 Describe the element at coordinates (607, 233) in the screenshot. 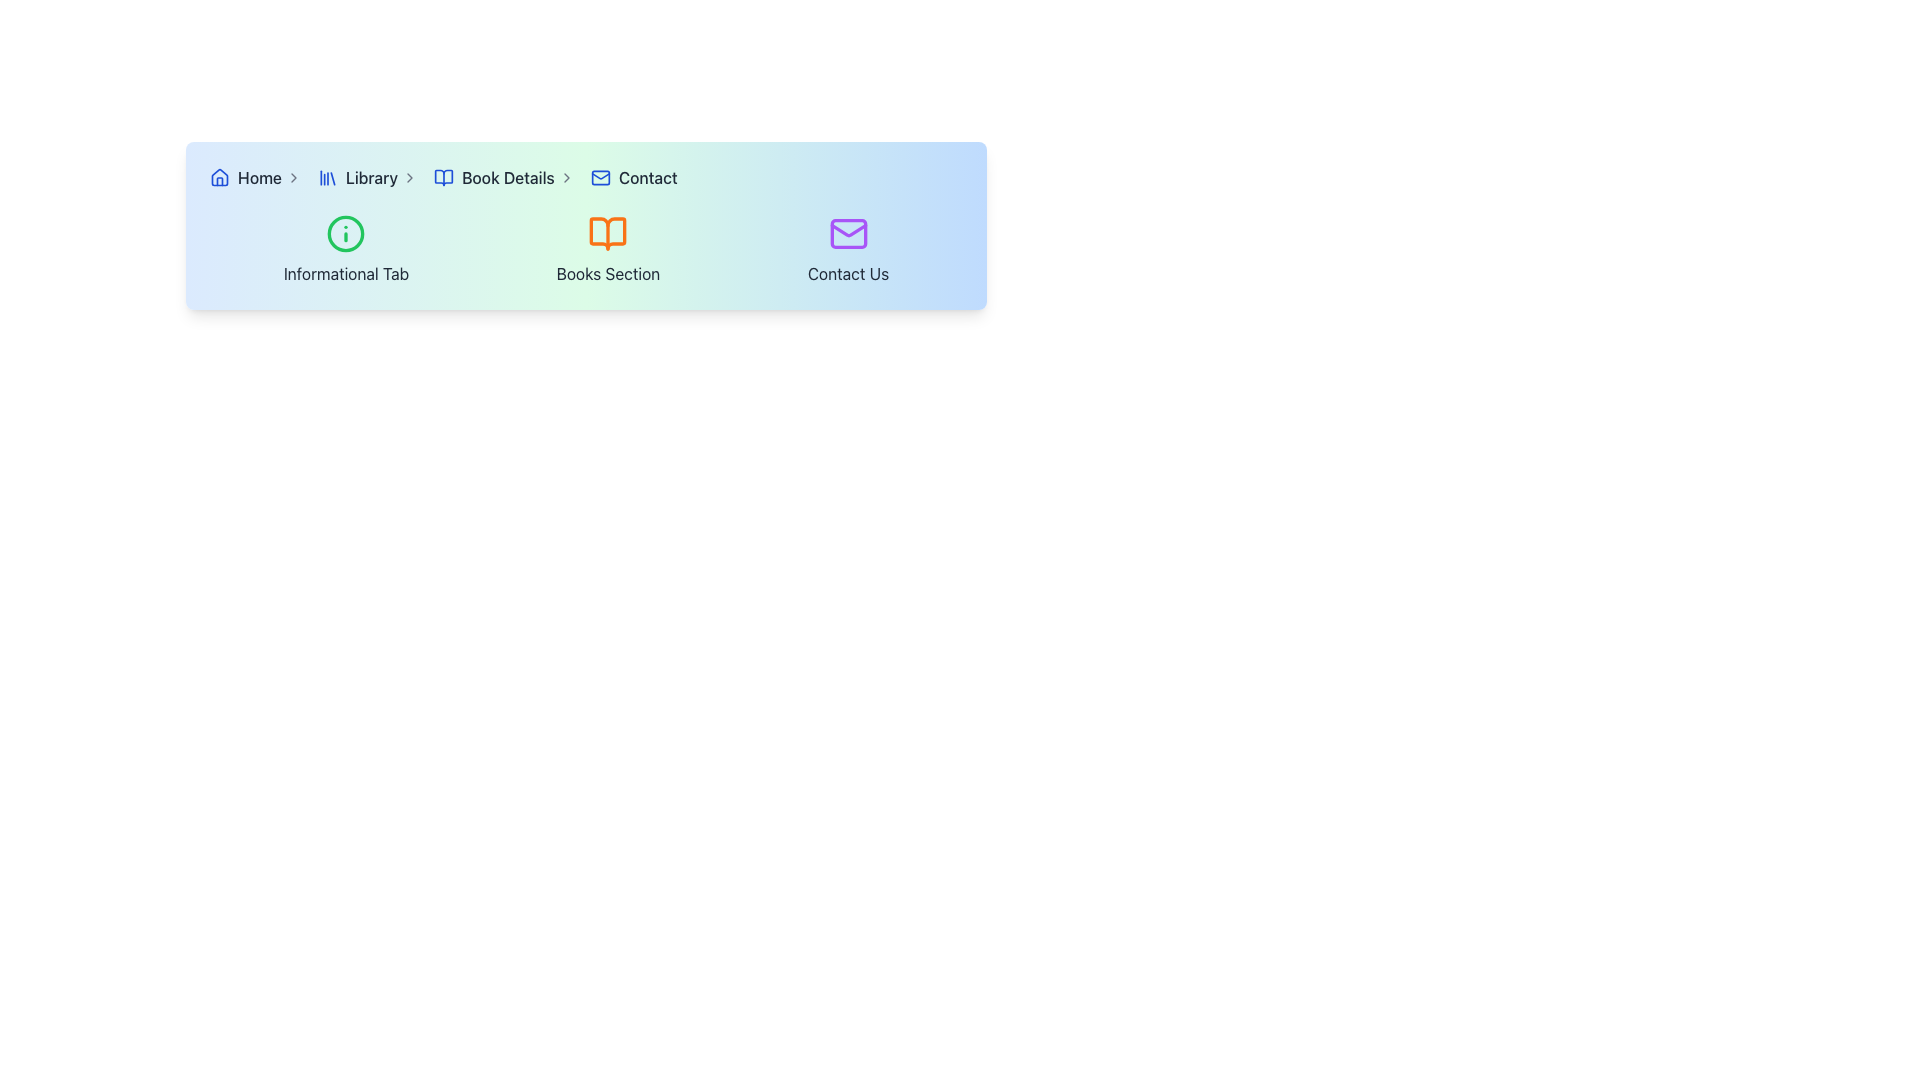

I see `the 'Books Section' icon located in the middle of a horizontal layout between a green informational icon and a purple envelope icon` at that location.